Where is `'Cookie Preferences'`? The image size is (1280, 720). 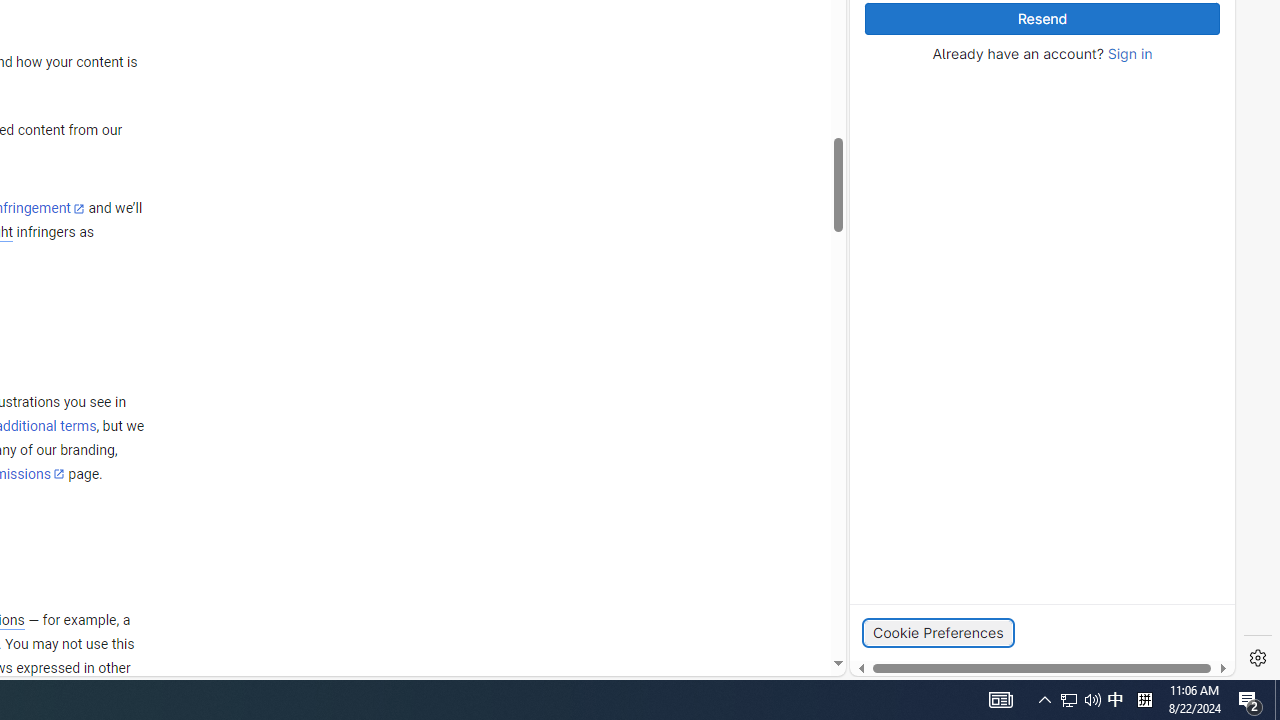
'Cookie Preferences' is located at coordinates (937, 632).